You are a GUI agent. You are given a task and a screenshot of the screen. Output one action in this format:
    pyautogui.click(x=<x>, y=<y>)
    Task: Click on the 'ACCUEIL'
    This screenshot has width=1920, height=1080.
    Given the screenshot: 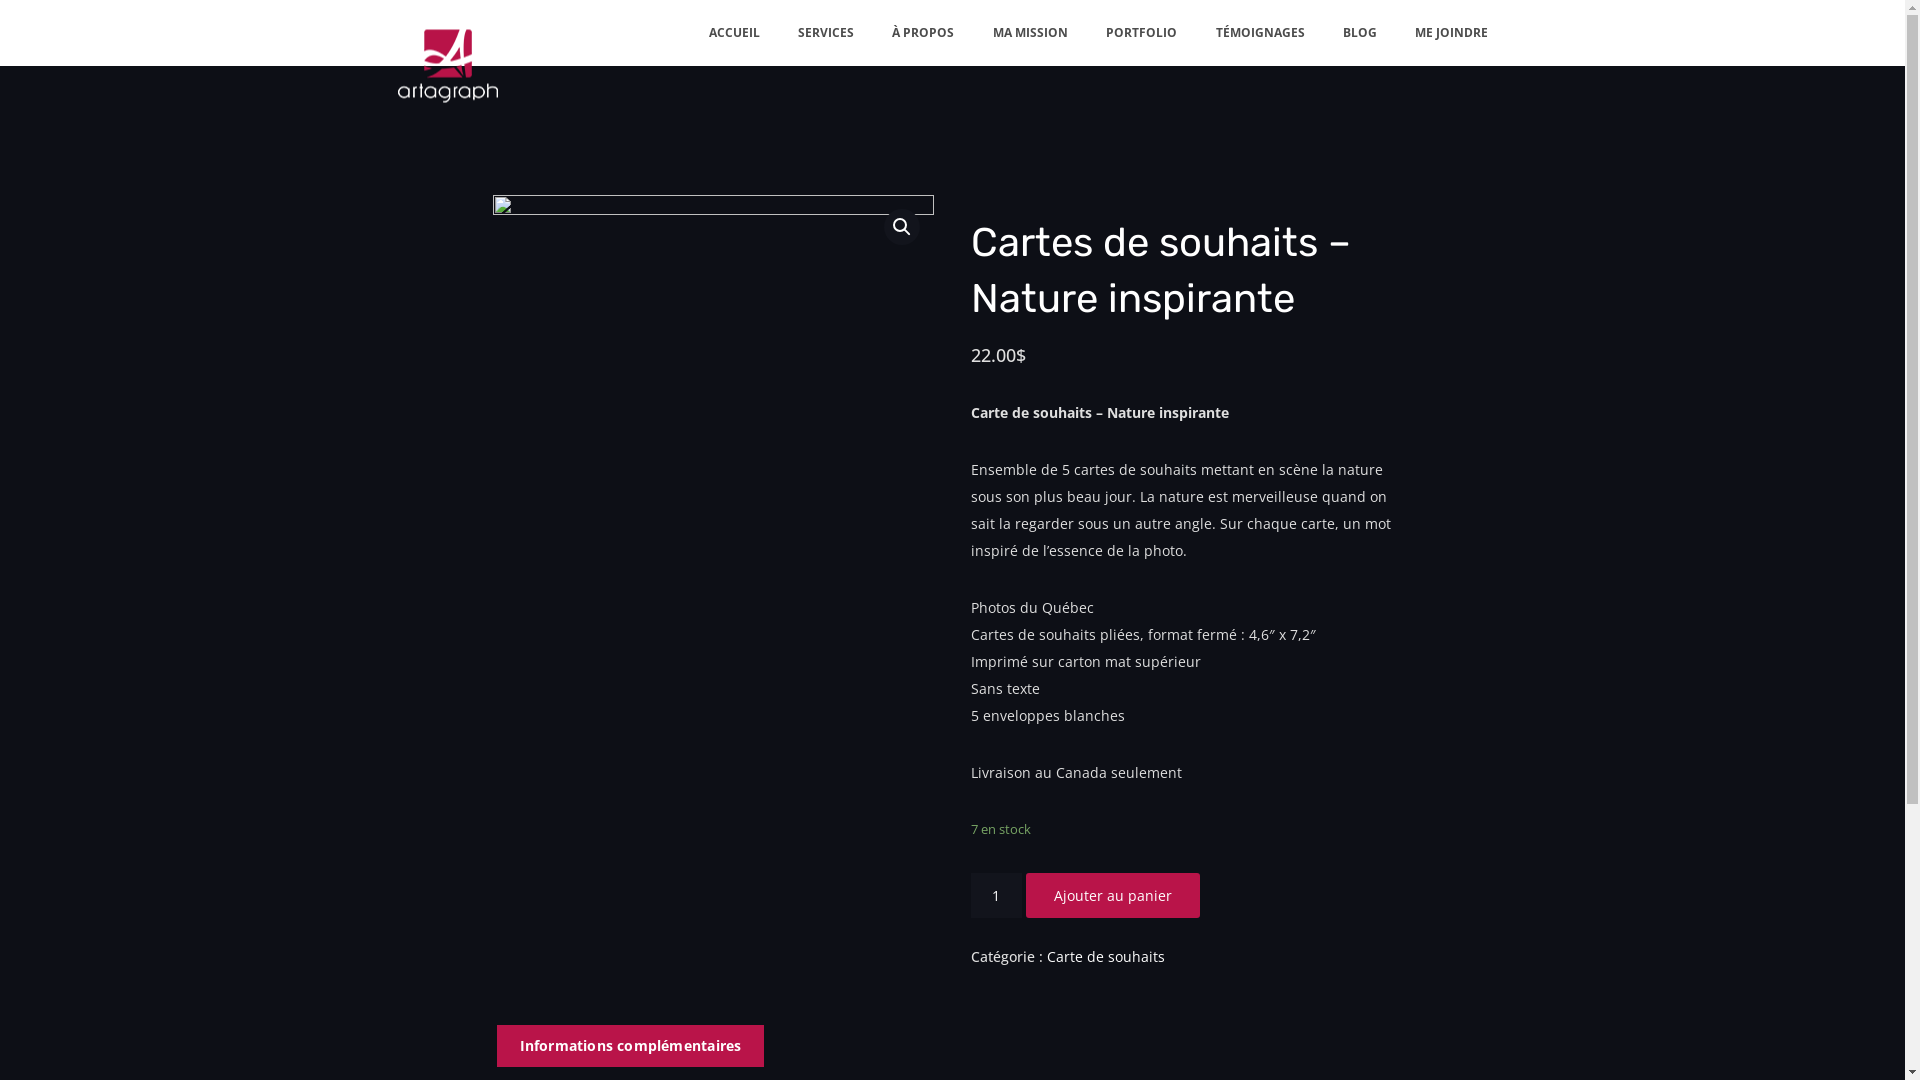 What is the action you would take?
    pyautogui.click(x=733, y=33)
    